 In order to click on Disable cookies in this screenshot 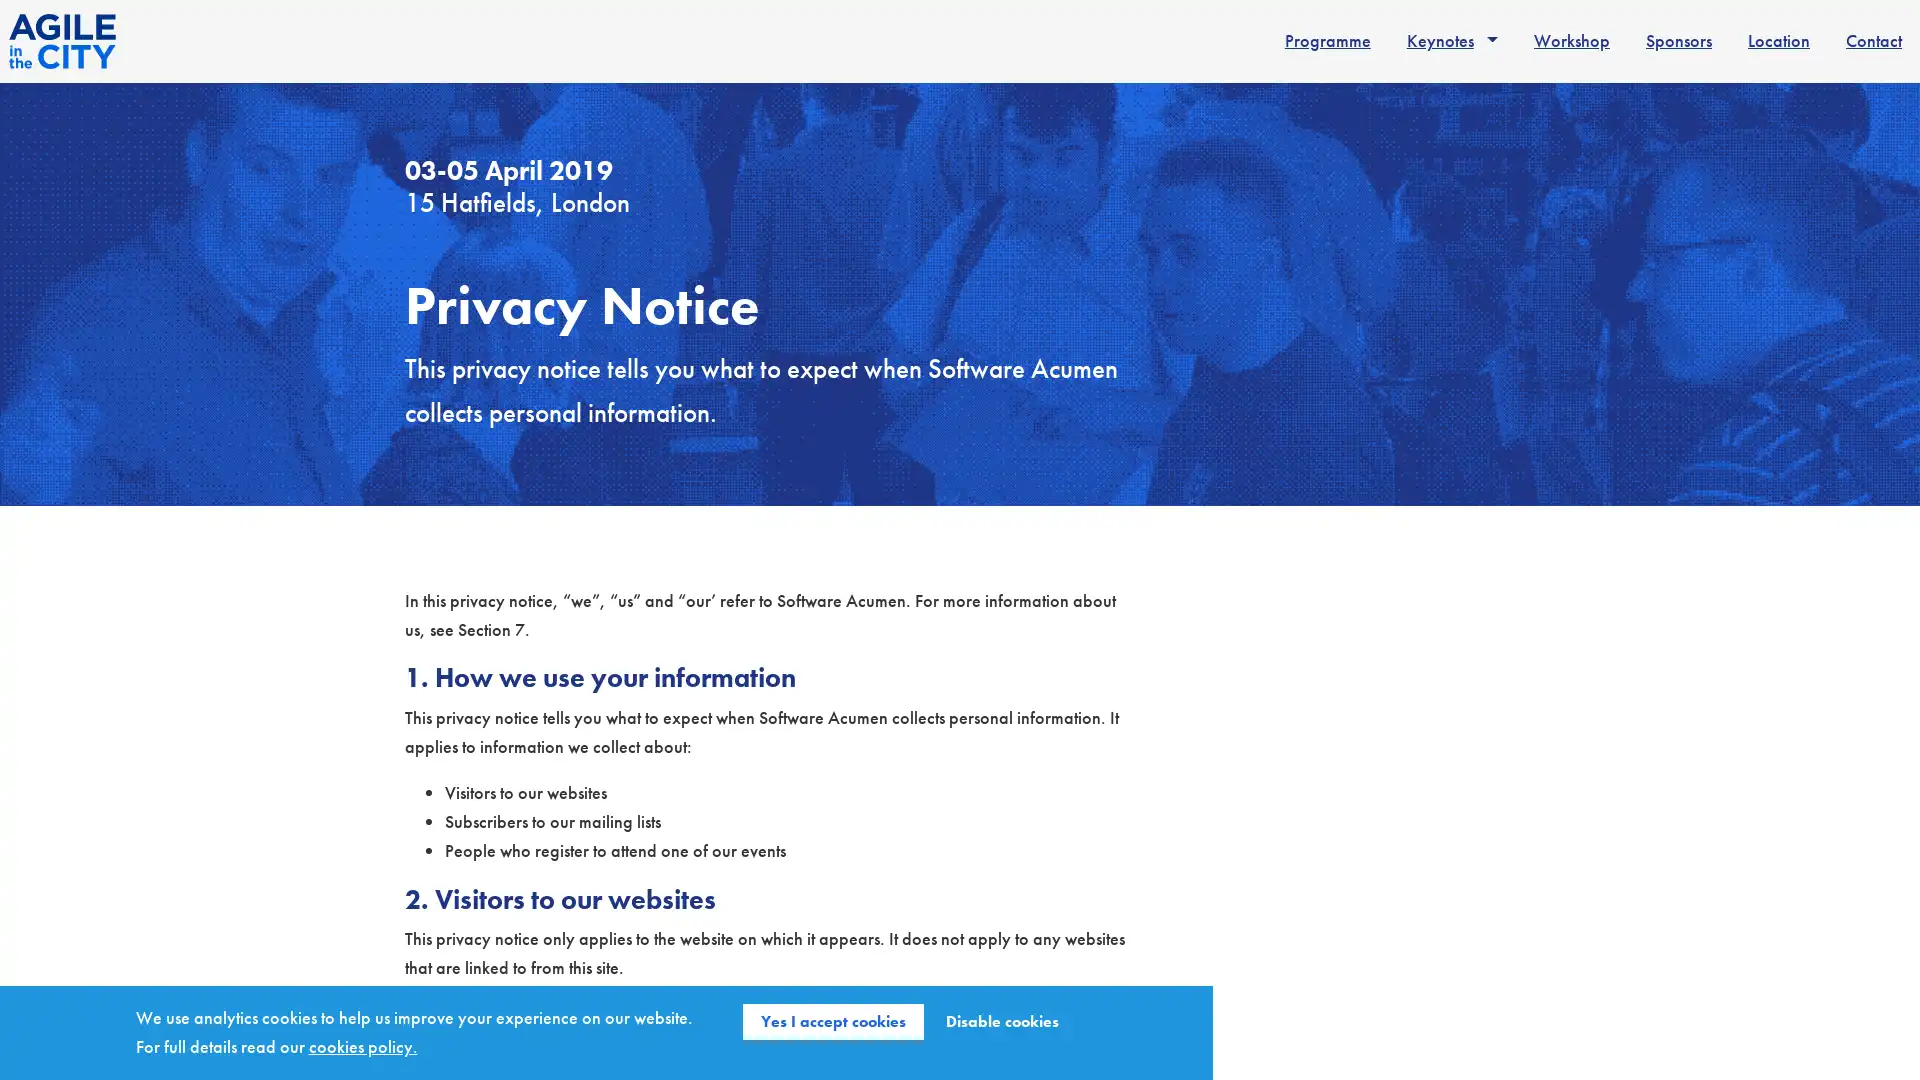, I will do `click(1002, 1022)`.